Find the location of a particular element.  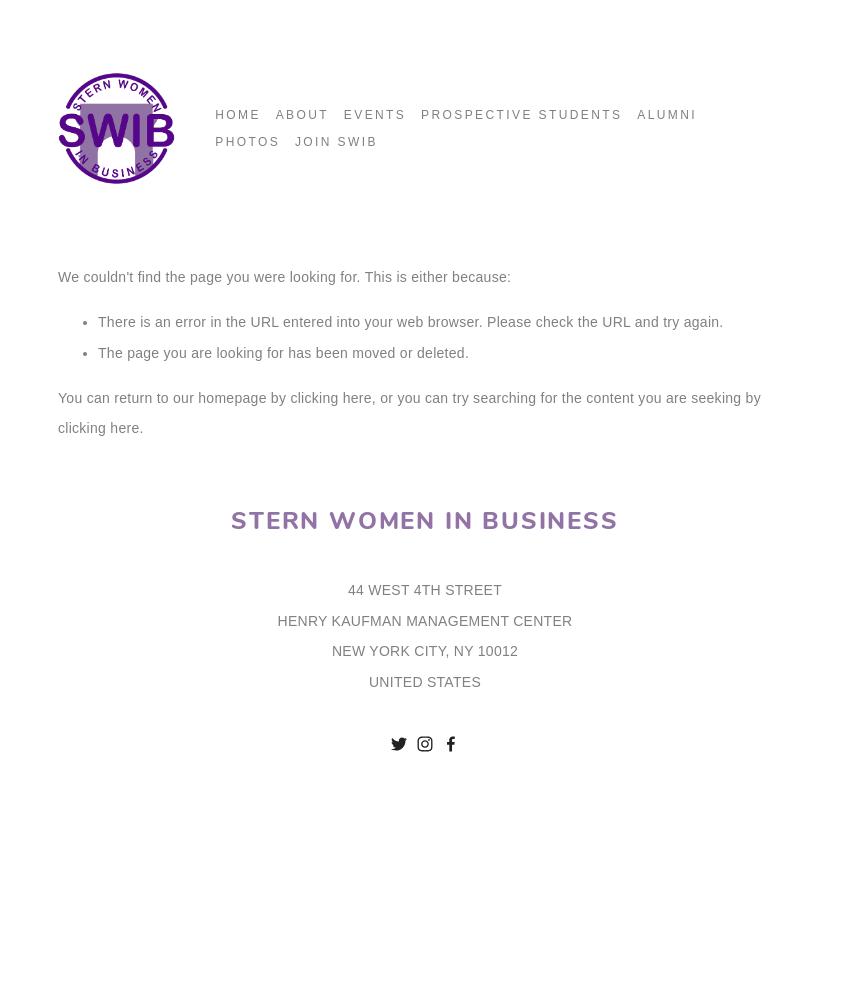

'There is an error in the URL entered into your web browser. Please check the URL and try again.' is located at coordinates (97, 321).